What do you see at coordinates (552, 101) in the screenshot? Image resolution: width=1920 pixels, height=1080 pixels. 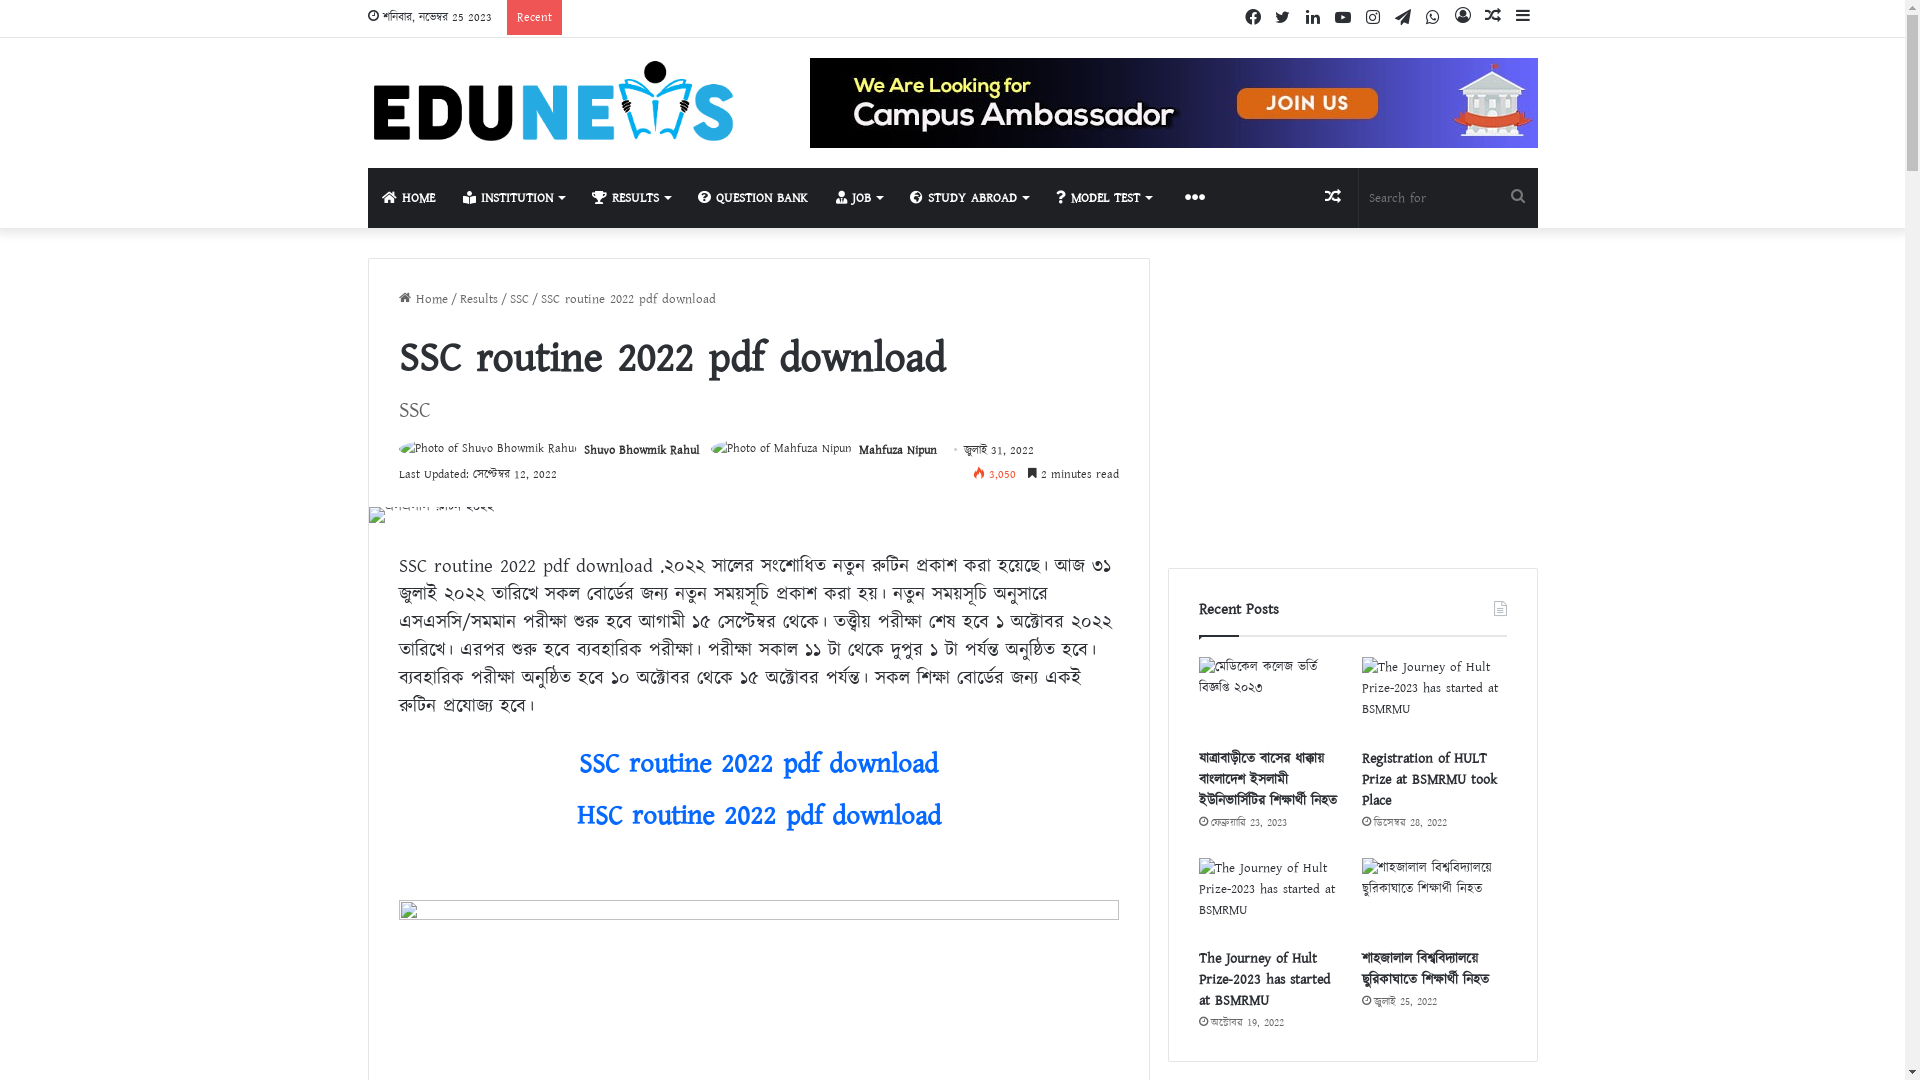 I see `'Edu News'` at bounding box center [552, 101].